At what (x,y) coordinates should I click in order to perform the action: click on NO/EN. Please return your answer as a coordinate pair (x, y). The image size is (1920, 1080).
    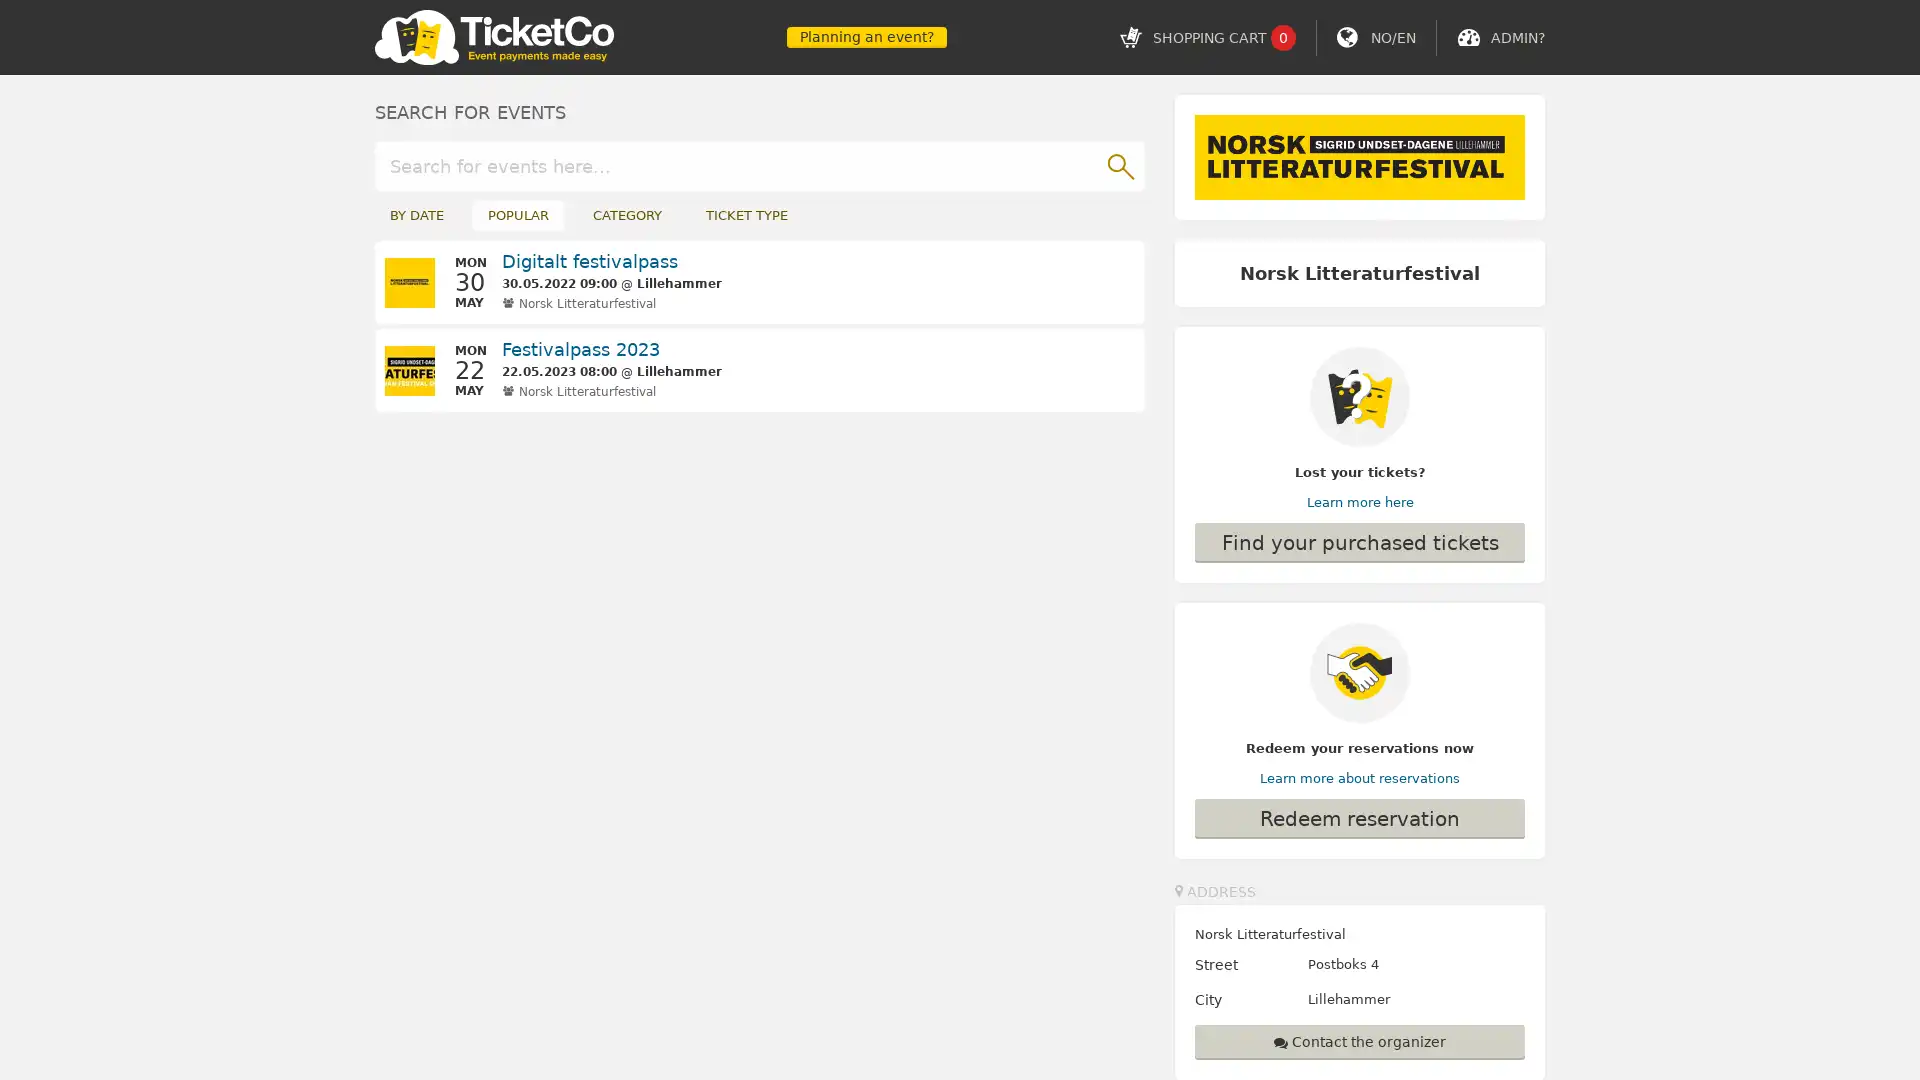
    Looking at the image, I should click on (1392, 37).